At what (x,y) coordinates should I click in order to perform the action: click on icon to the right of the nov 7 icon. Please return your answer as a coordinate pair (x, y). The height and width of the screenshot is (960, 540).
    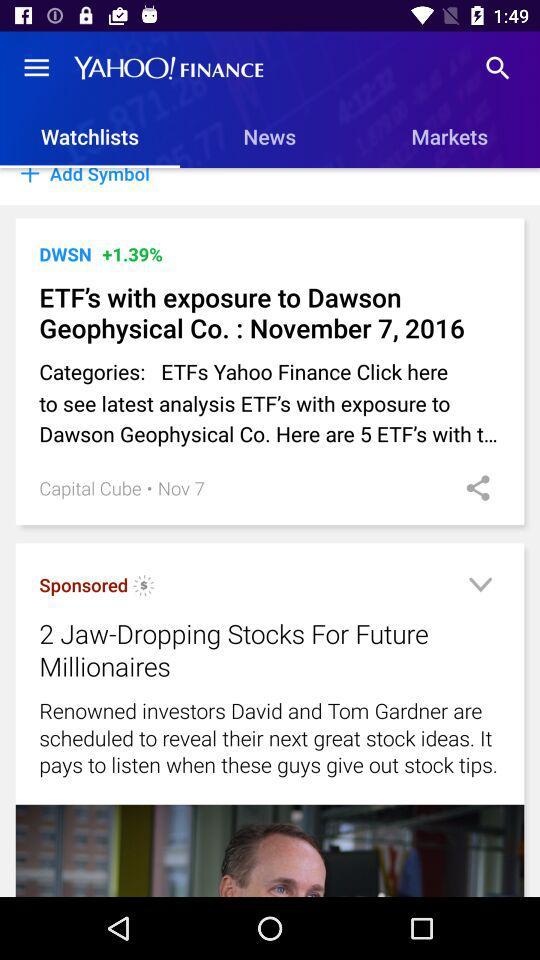
    Looking at the image, I should click on (471, 487).